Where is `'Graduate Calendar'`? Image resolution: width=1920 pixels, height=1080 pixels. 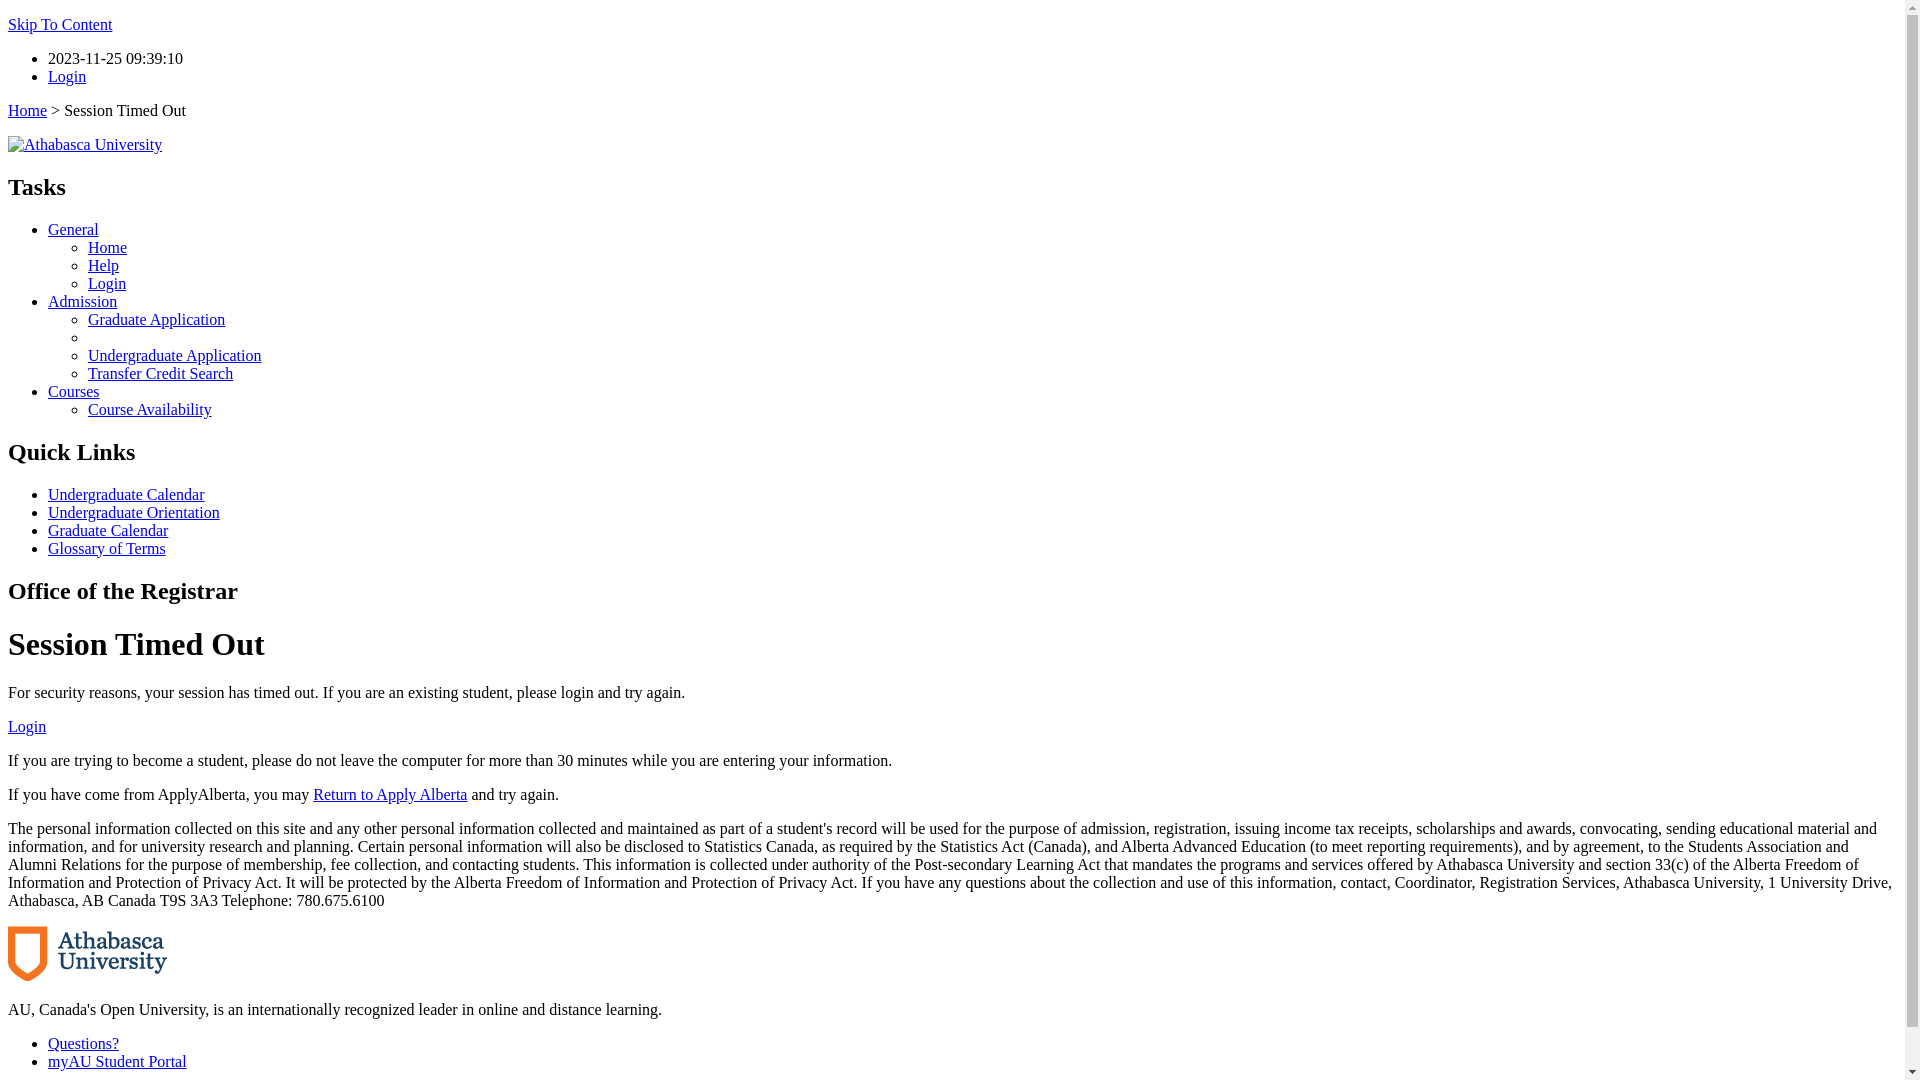 'Graduate Calendar' is located at coordinates (106, 529).